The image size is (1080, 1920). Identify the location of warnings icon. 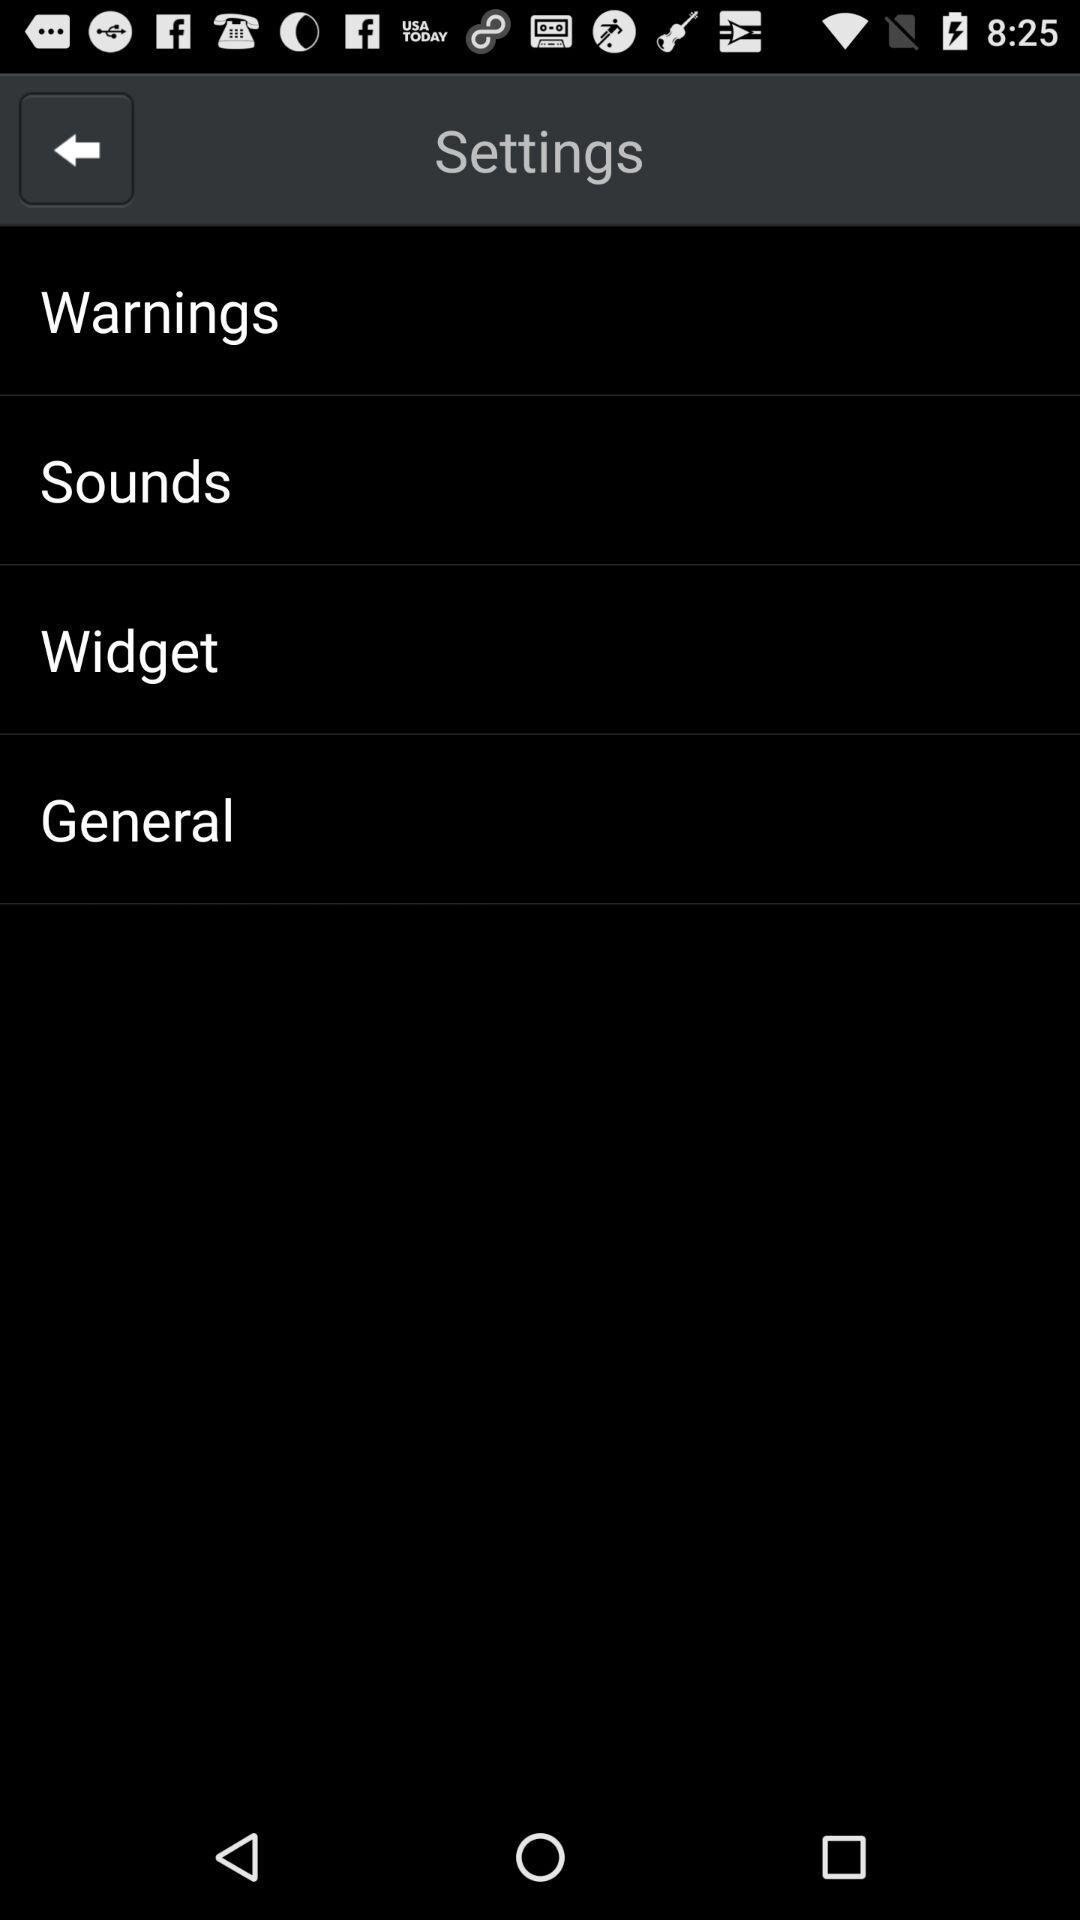
(159, 309).